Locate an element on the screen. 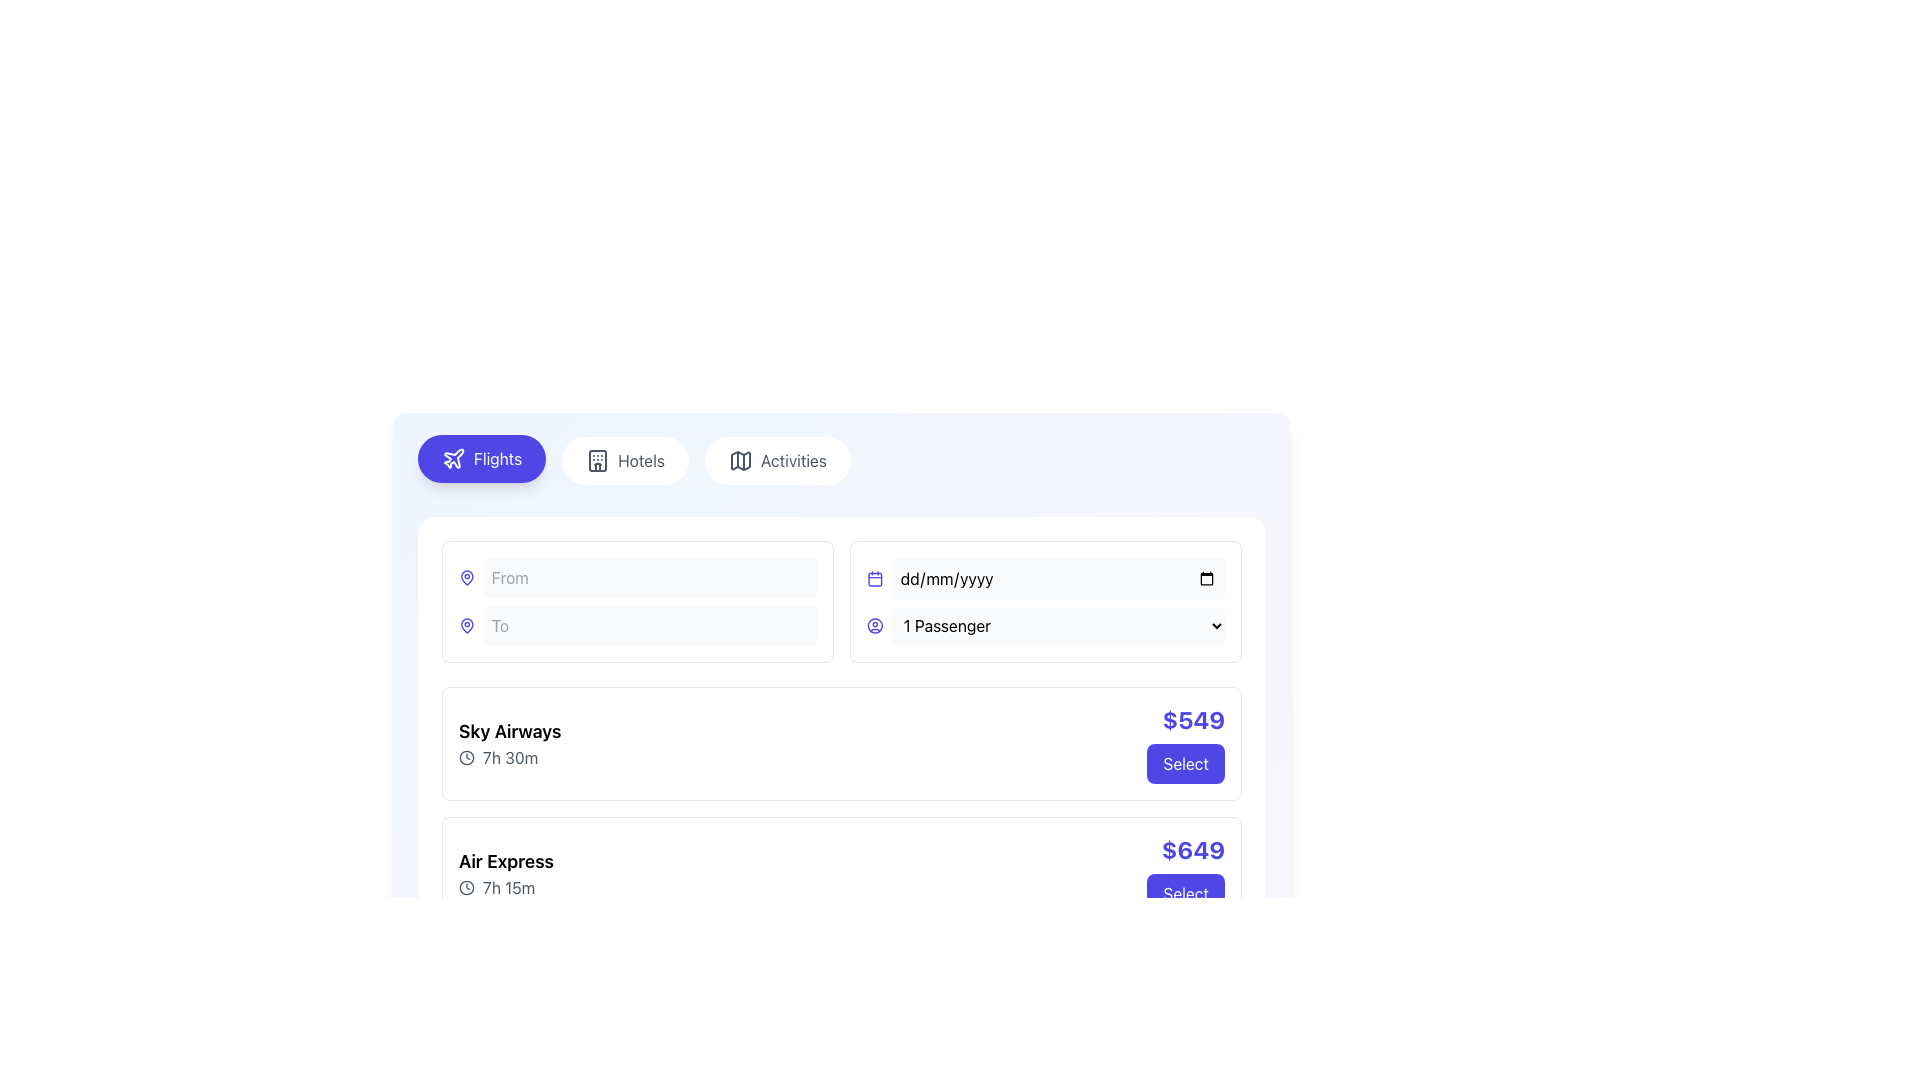  the date picker icon located at the top-right corner of the date input section is located at coordinates (875, 578).